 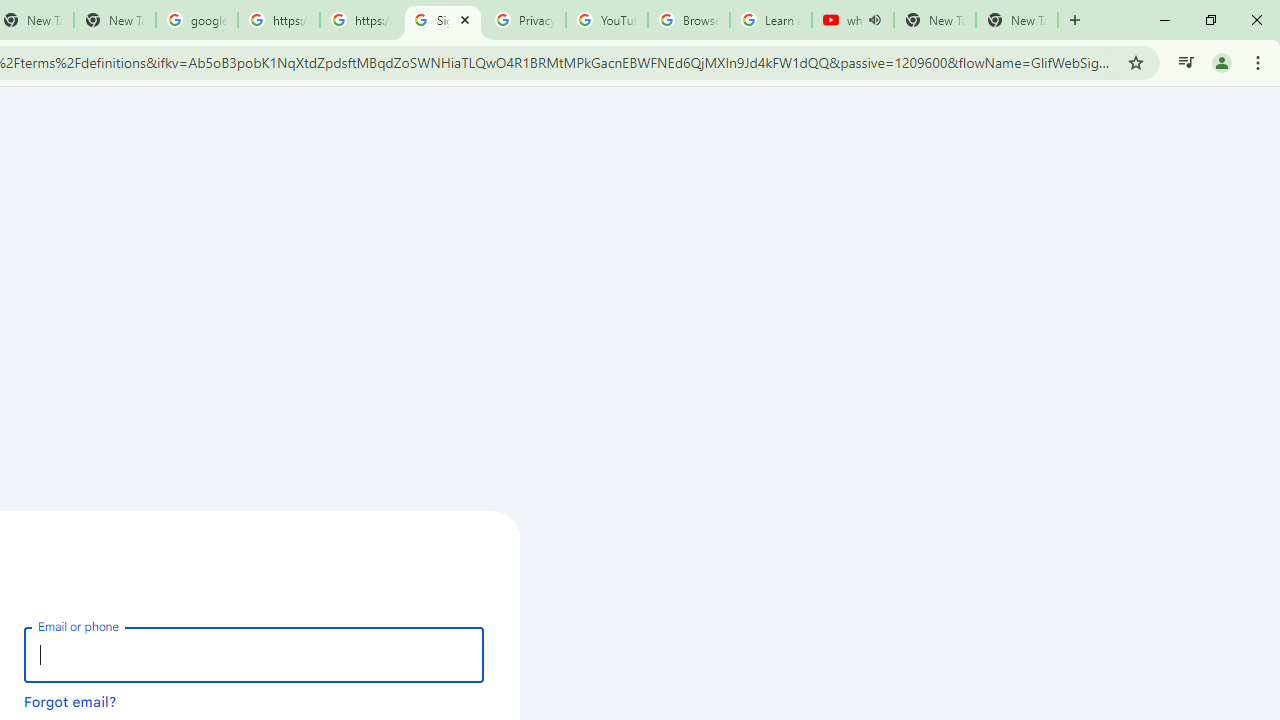 What do you see at coordinates (253, 654) in the screenshot?
I see `'Email or phone'` at bounding box center [253, 654].